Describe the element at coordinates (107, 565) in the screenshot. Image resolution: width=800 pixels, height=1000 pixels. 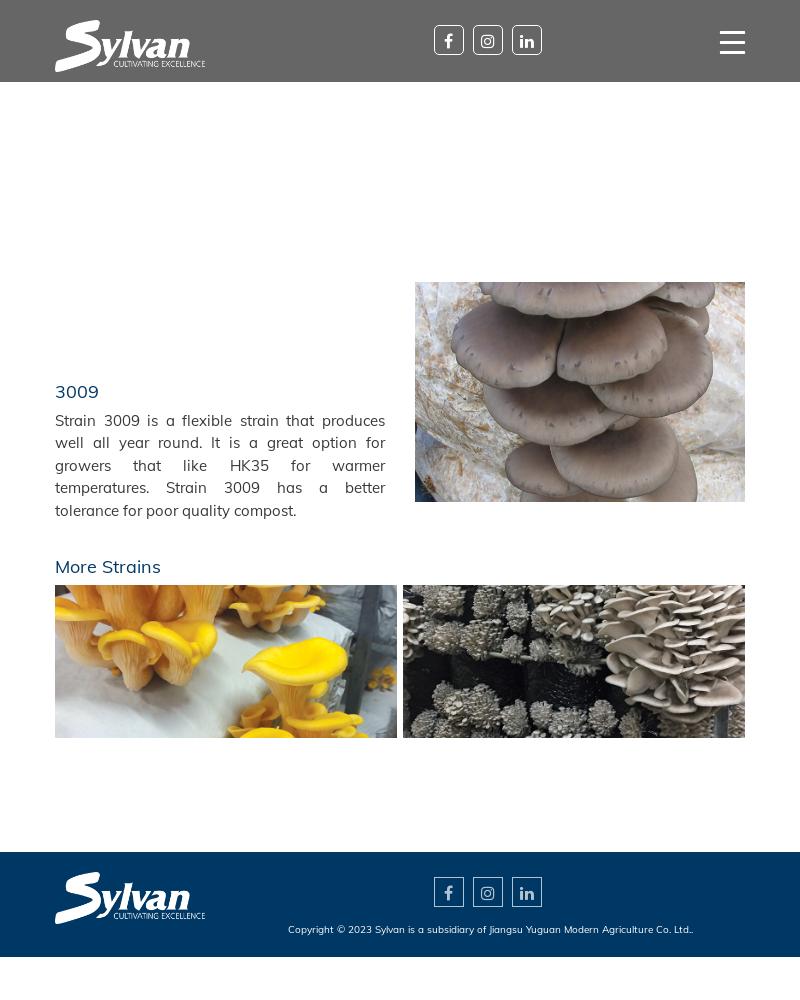
I see `'More Strains'` at that location.